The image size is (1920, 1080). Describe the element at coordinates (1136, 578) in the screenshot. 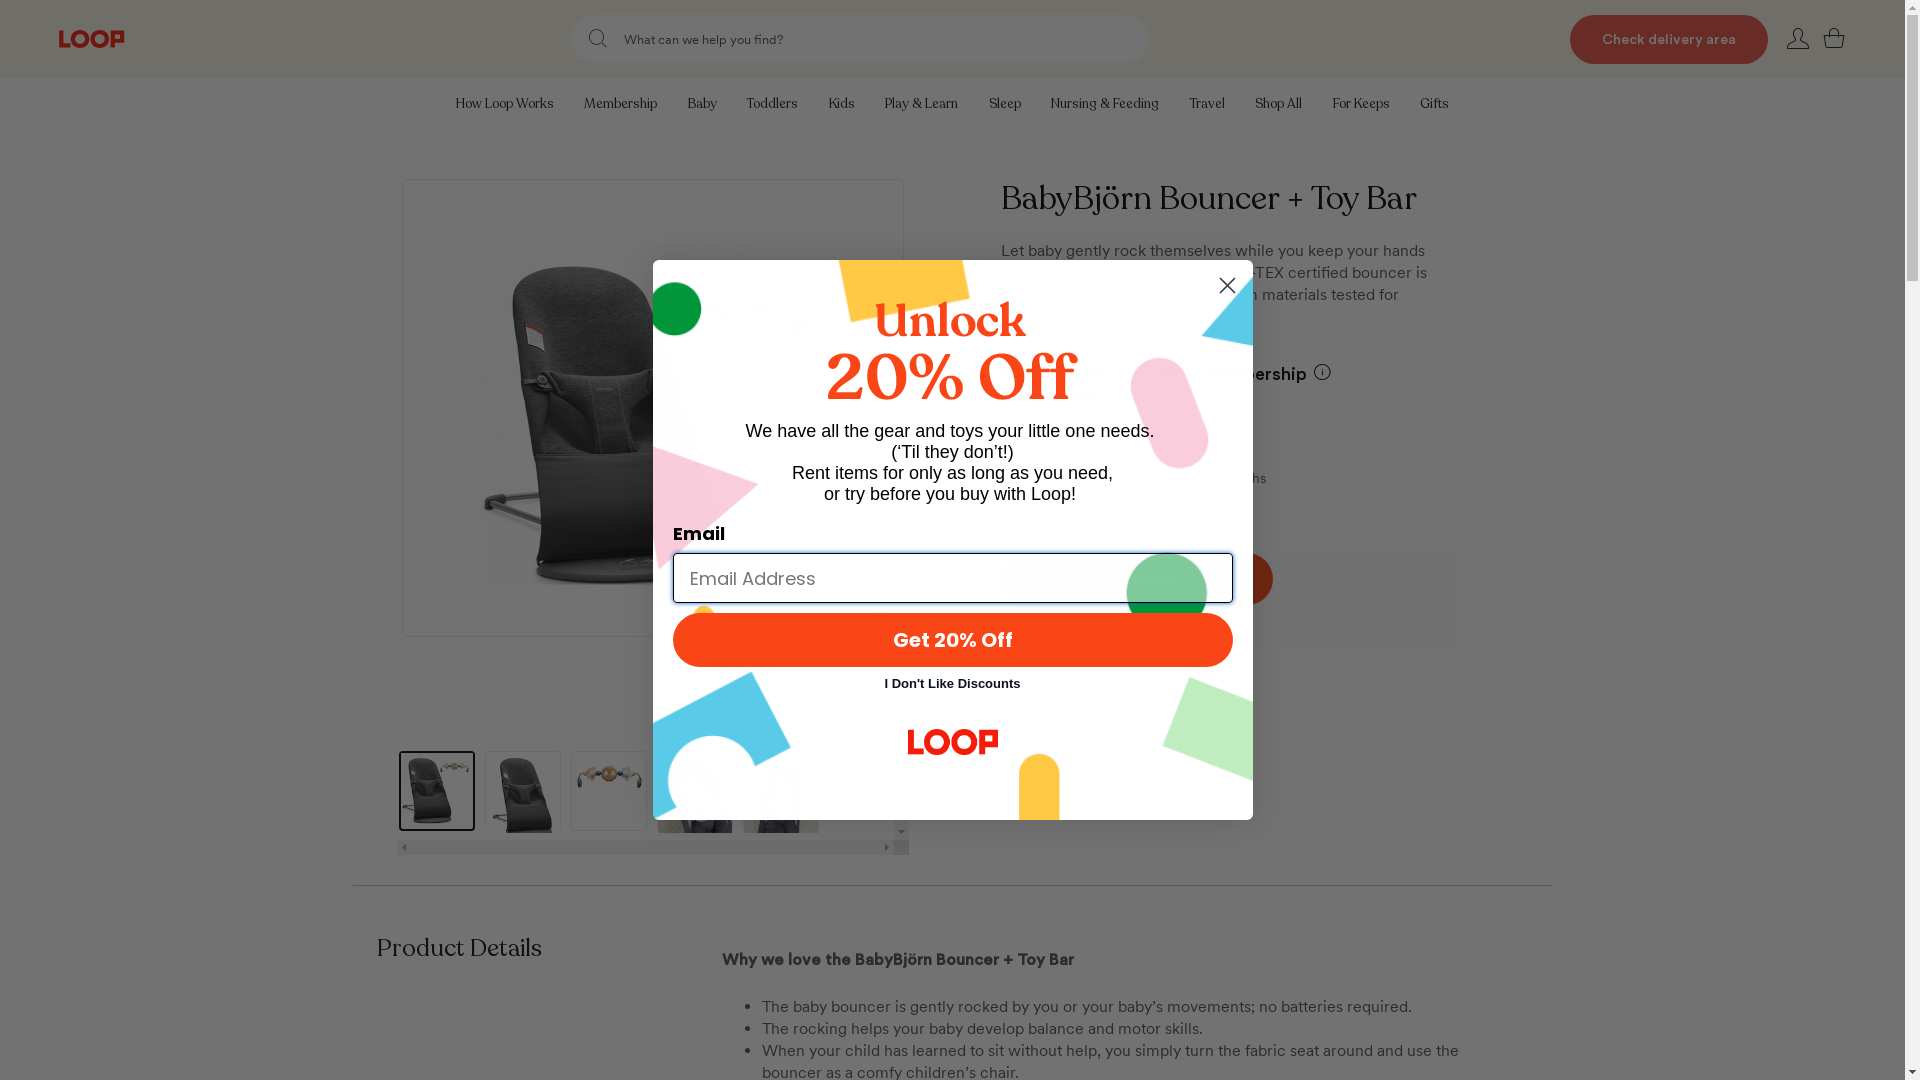

I see `'Add To Bag'` at that location.